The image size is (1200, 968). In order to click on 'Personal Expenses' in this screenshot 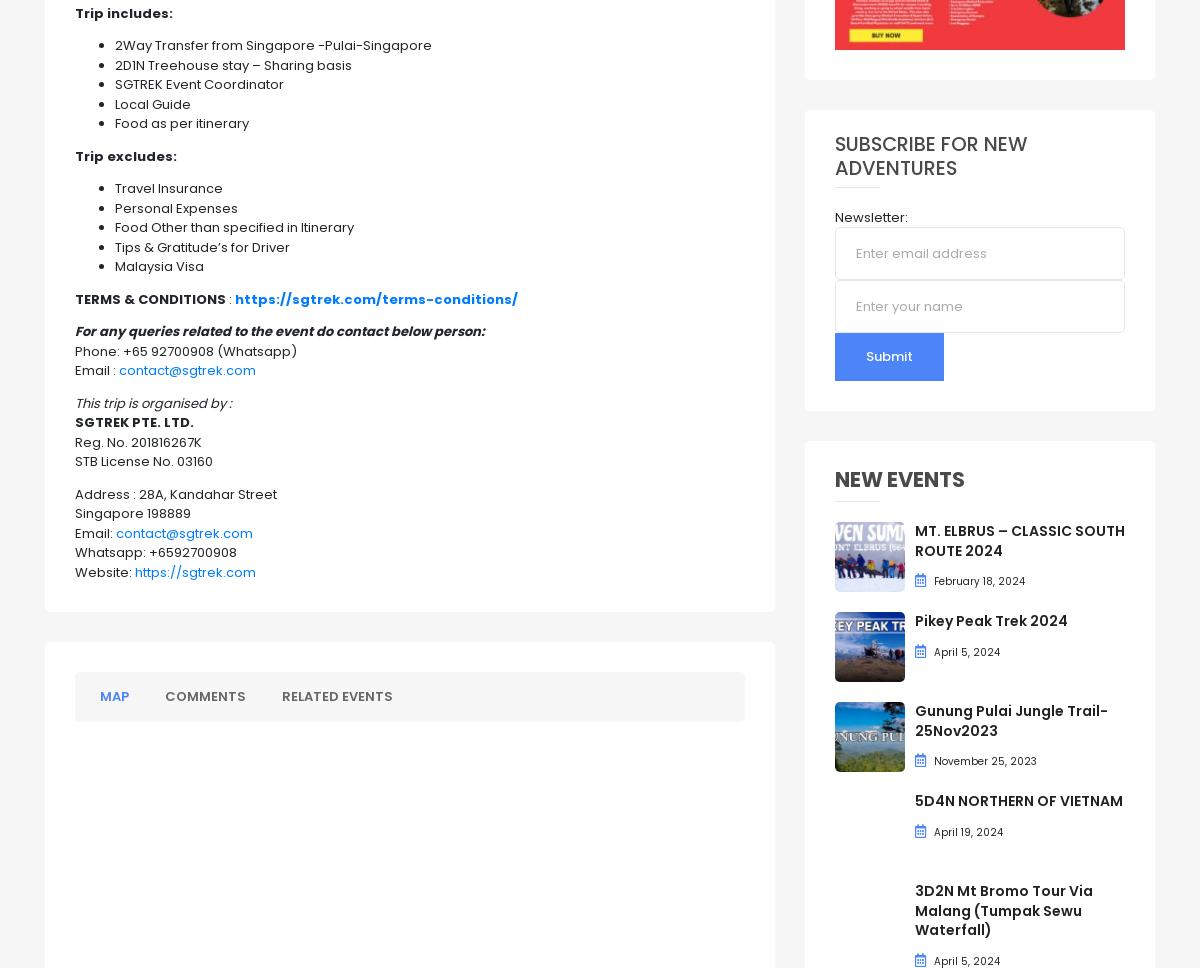, I will do `click(175, 206)`.